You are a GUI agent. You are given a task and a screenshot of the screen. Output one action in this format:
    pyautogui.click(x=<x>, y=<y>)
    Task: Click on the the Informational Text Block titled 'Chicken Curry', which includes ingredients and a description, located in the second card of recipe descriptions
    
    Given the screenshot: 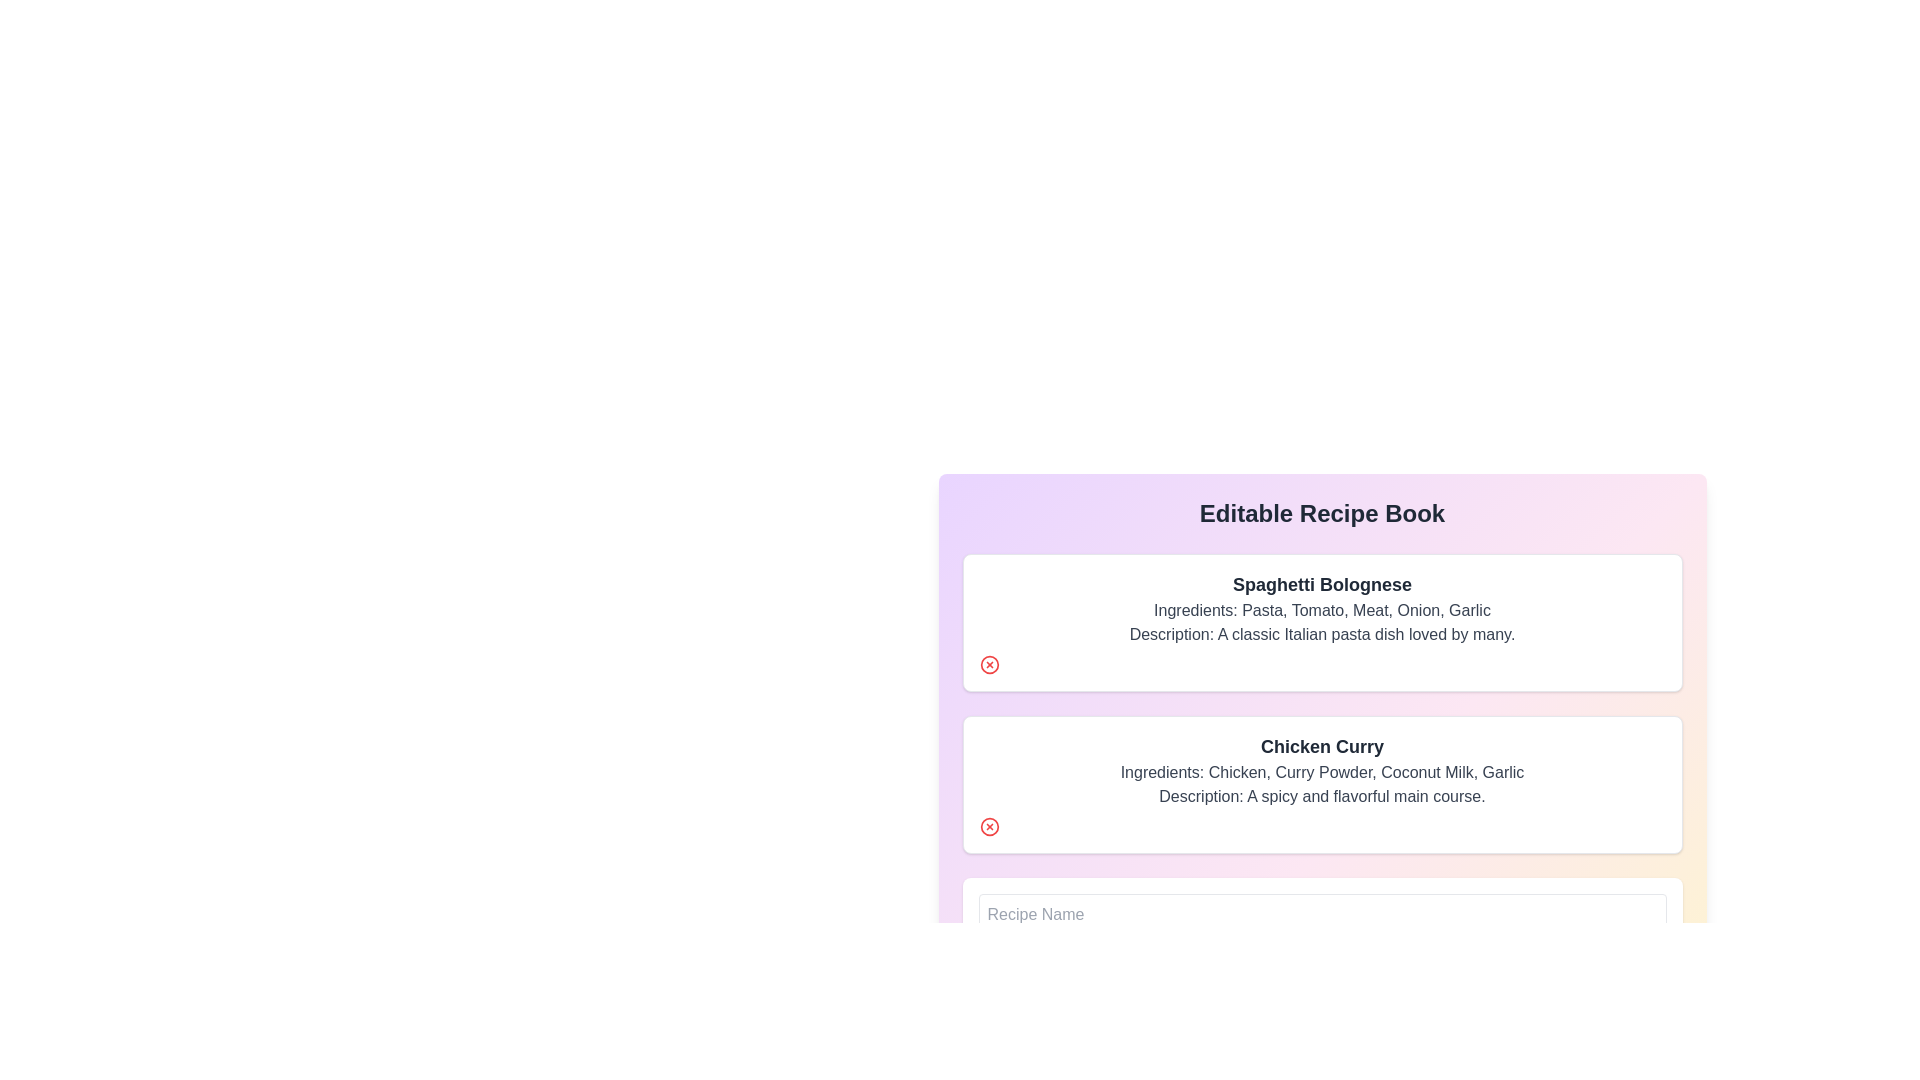 What is the action you would take?
    pyautogui.click(x=1322, y=770)
    